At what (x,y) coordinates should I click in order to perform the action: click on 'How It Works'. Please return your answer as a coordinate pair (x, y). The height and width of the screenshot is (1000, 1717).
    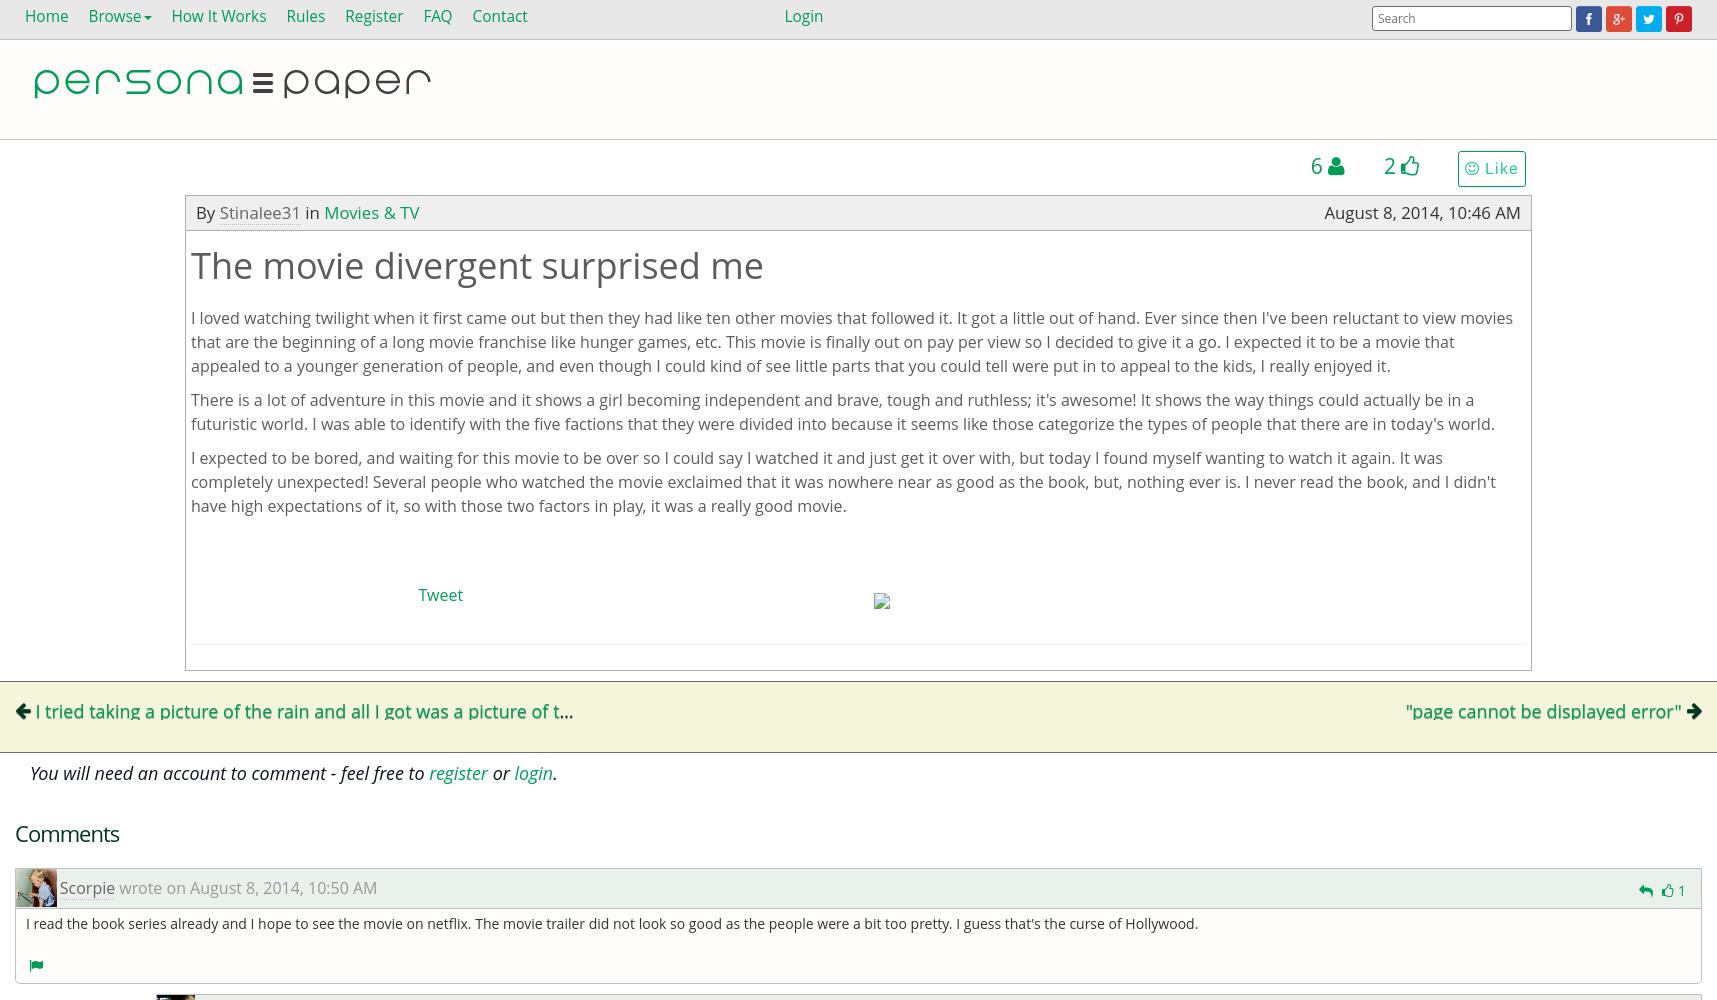
    Looking at the image, I should click on (171, 16).